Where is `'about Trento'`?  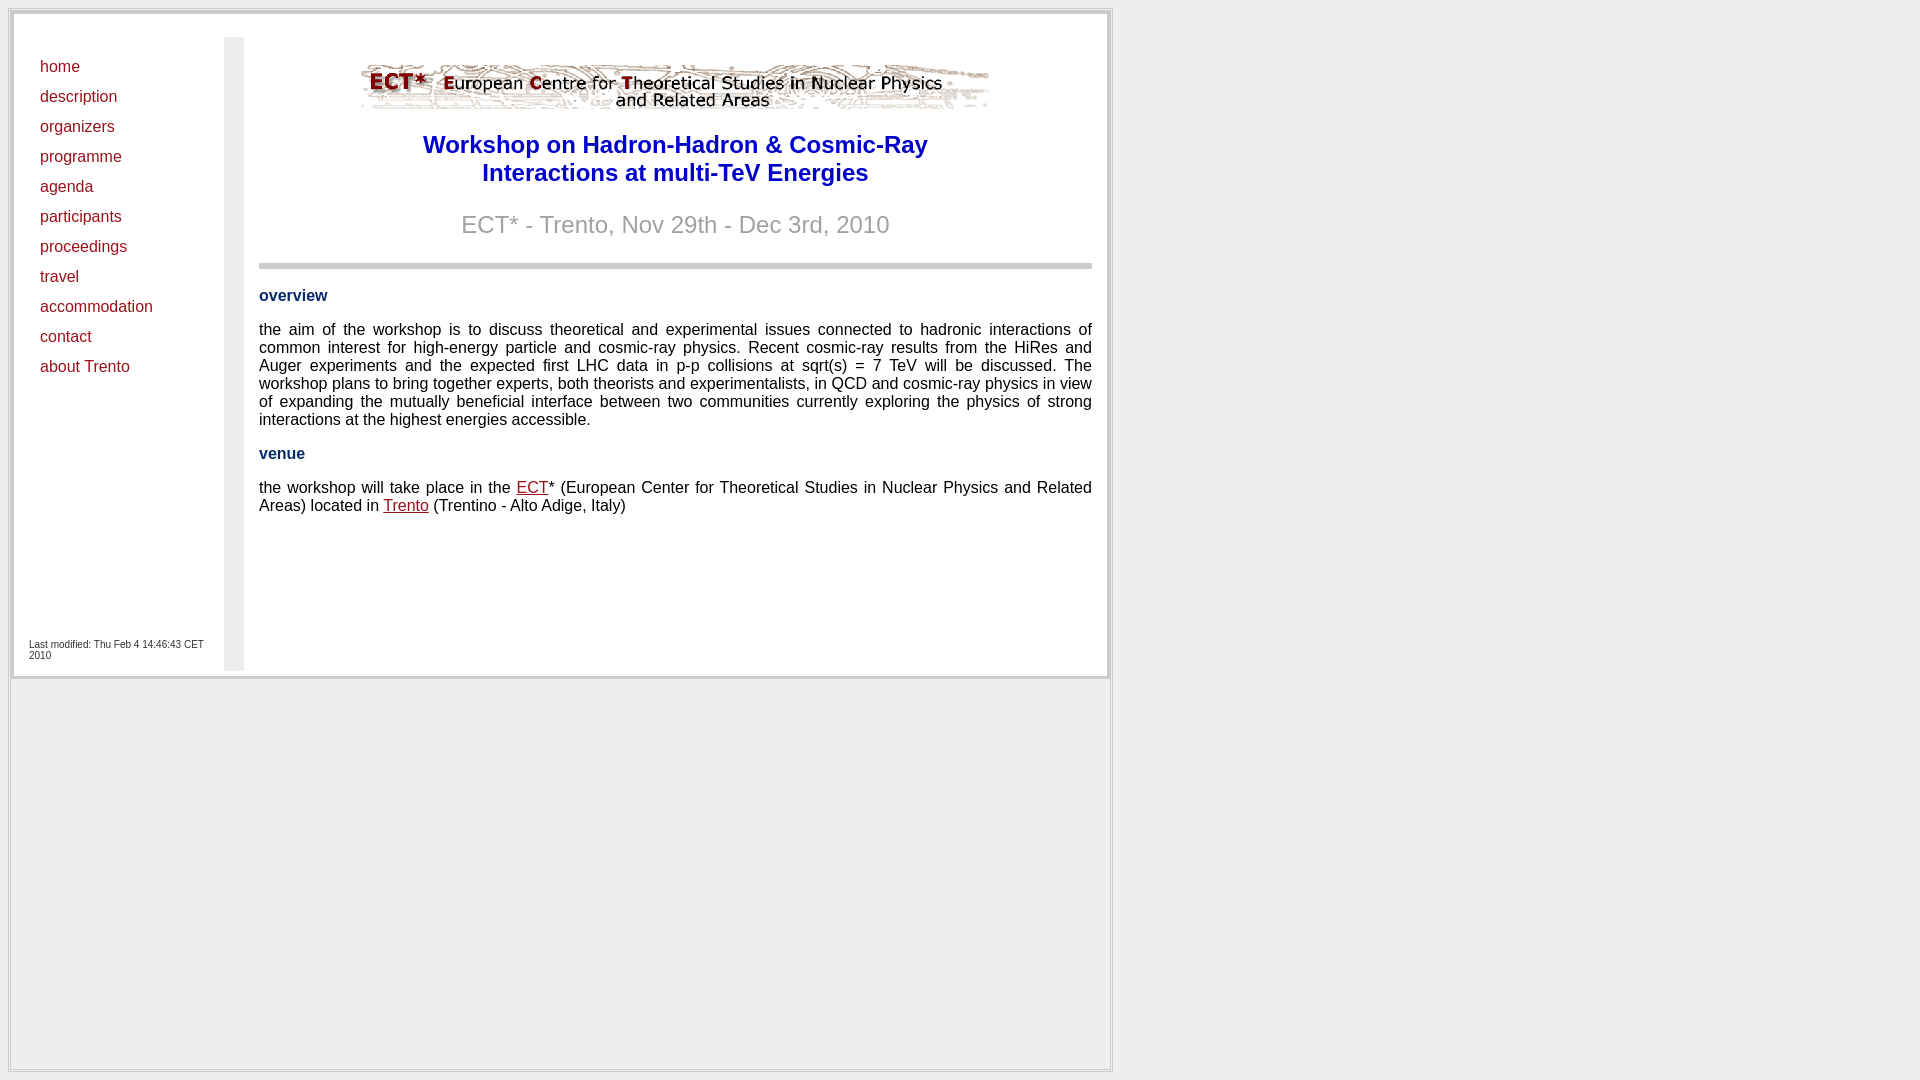 'about Trento' is located at coordinates (39, 366).